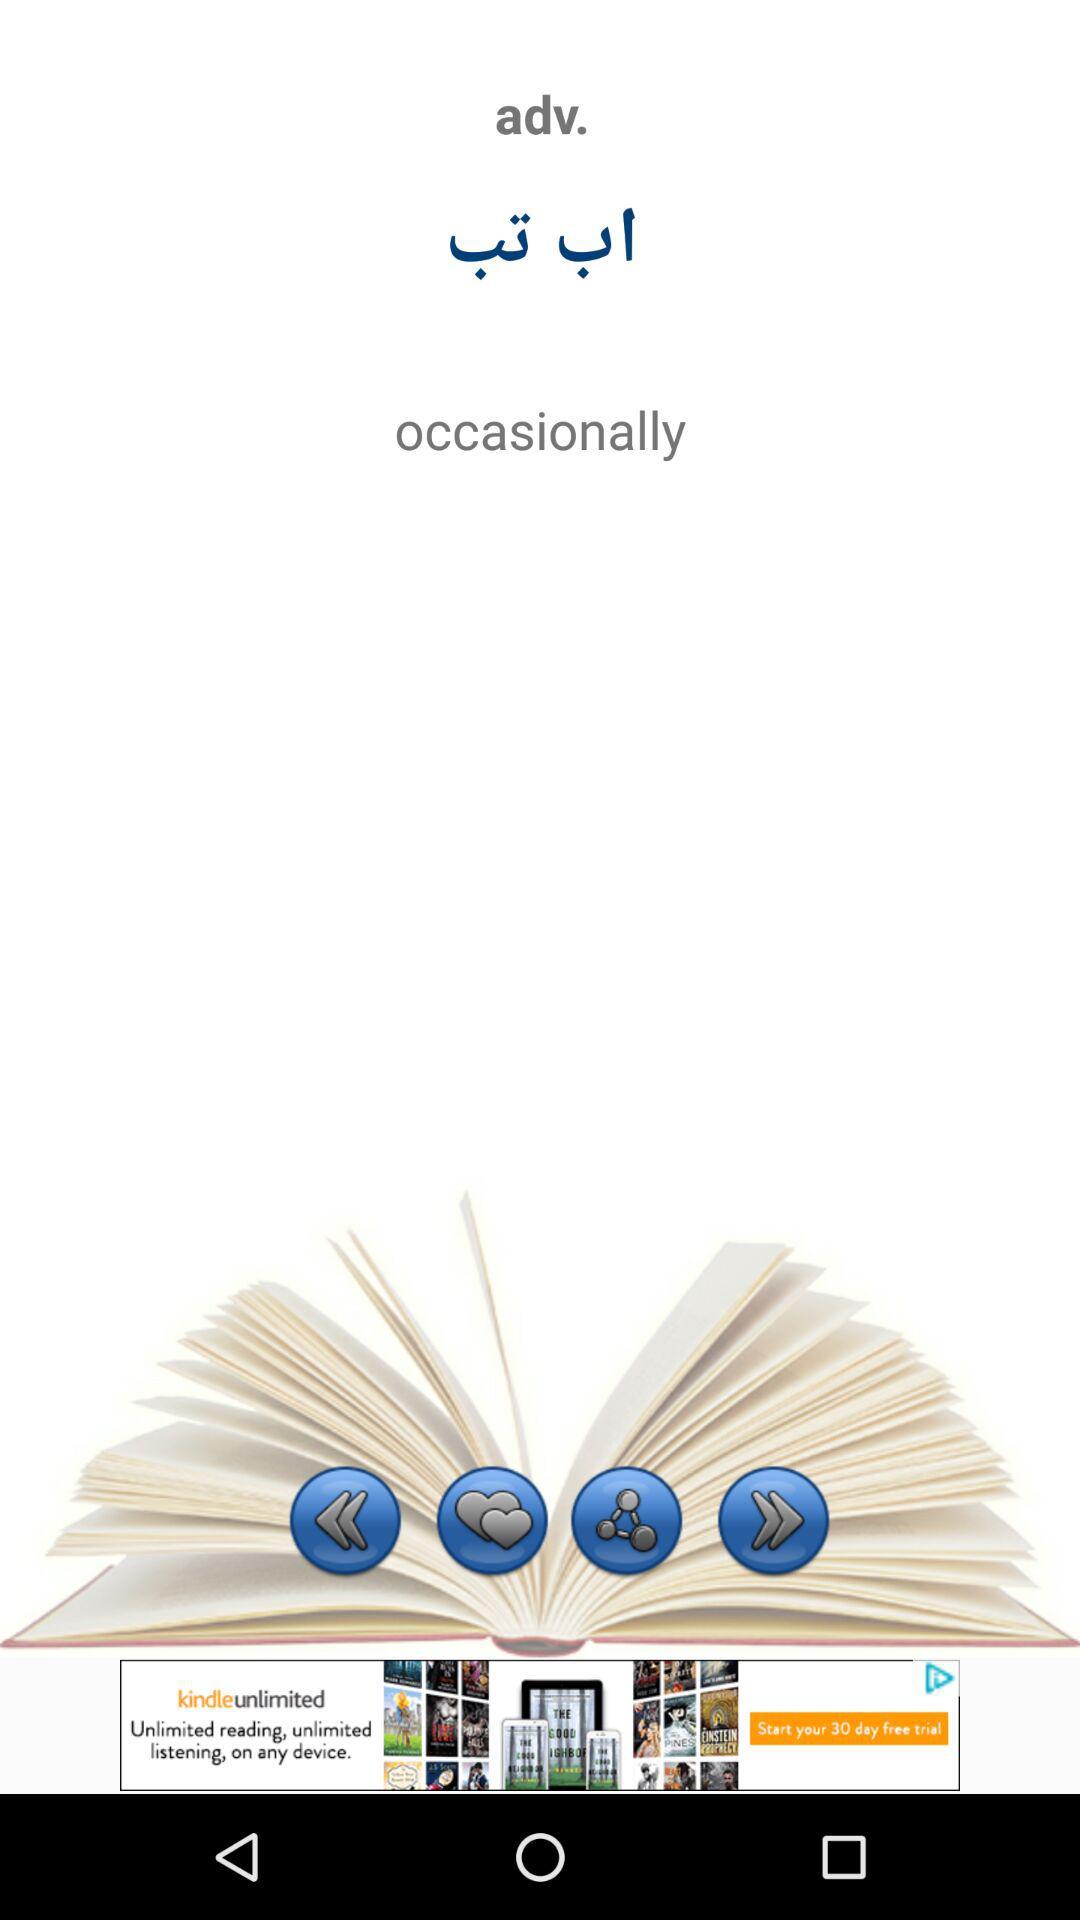 The image size is (1080, 1920). Describe the element at coordinates (540, 1724) in the screenshot. I see `external advertisement` at that location.